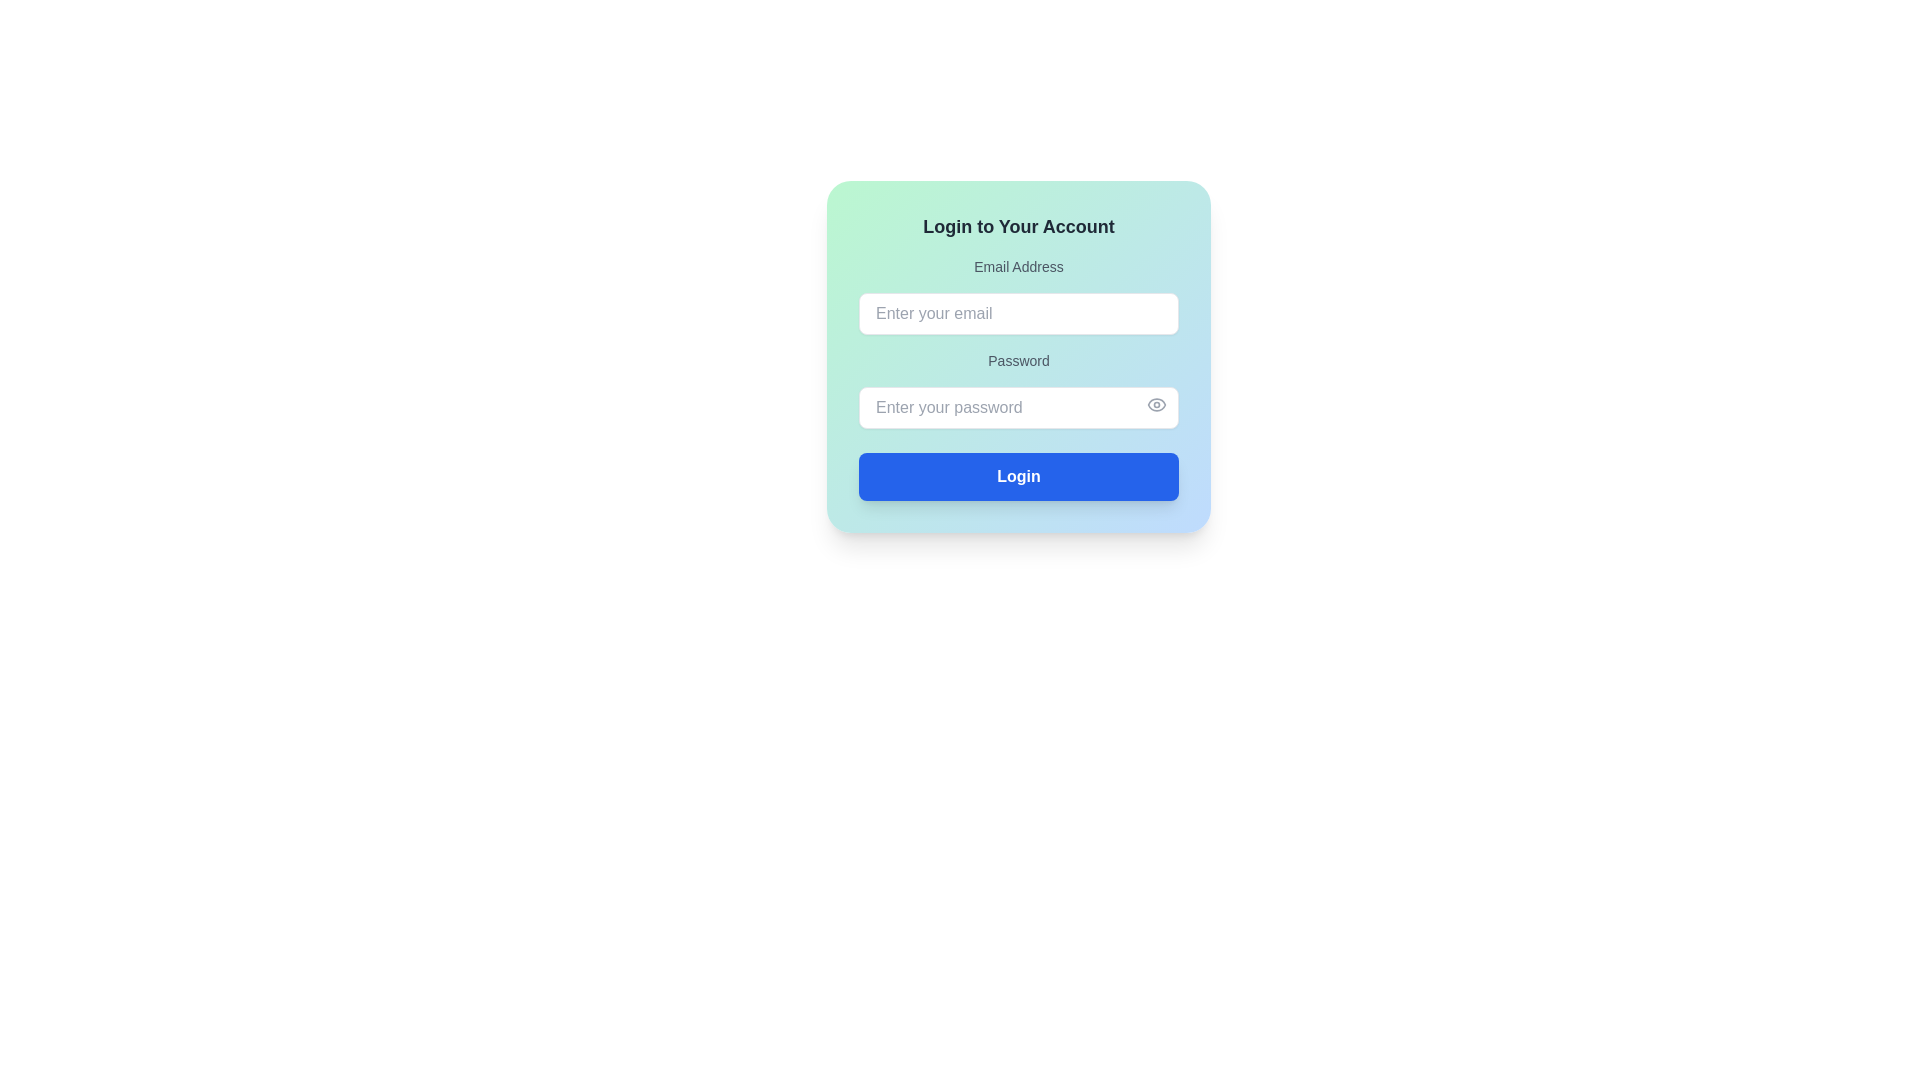 The width and height of the screenshot is (1920, 1080). Describe the element at coordinates (1018, 407) in the screenshot. I see `the password input field by tabbing to it, which is located below the 'Password' label and above the login button, styled with a rounded border and subtle shadow` at that location.